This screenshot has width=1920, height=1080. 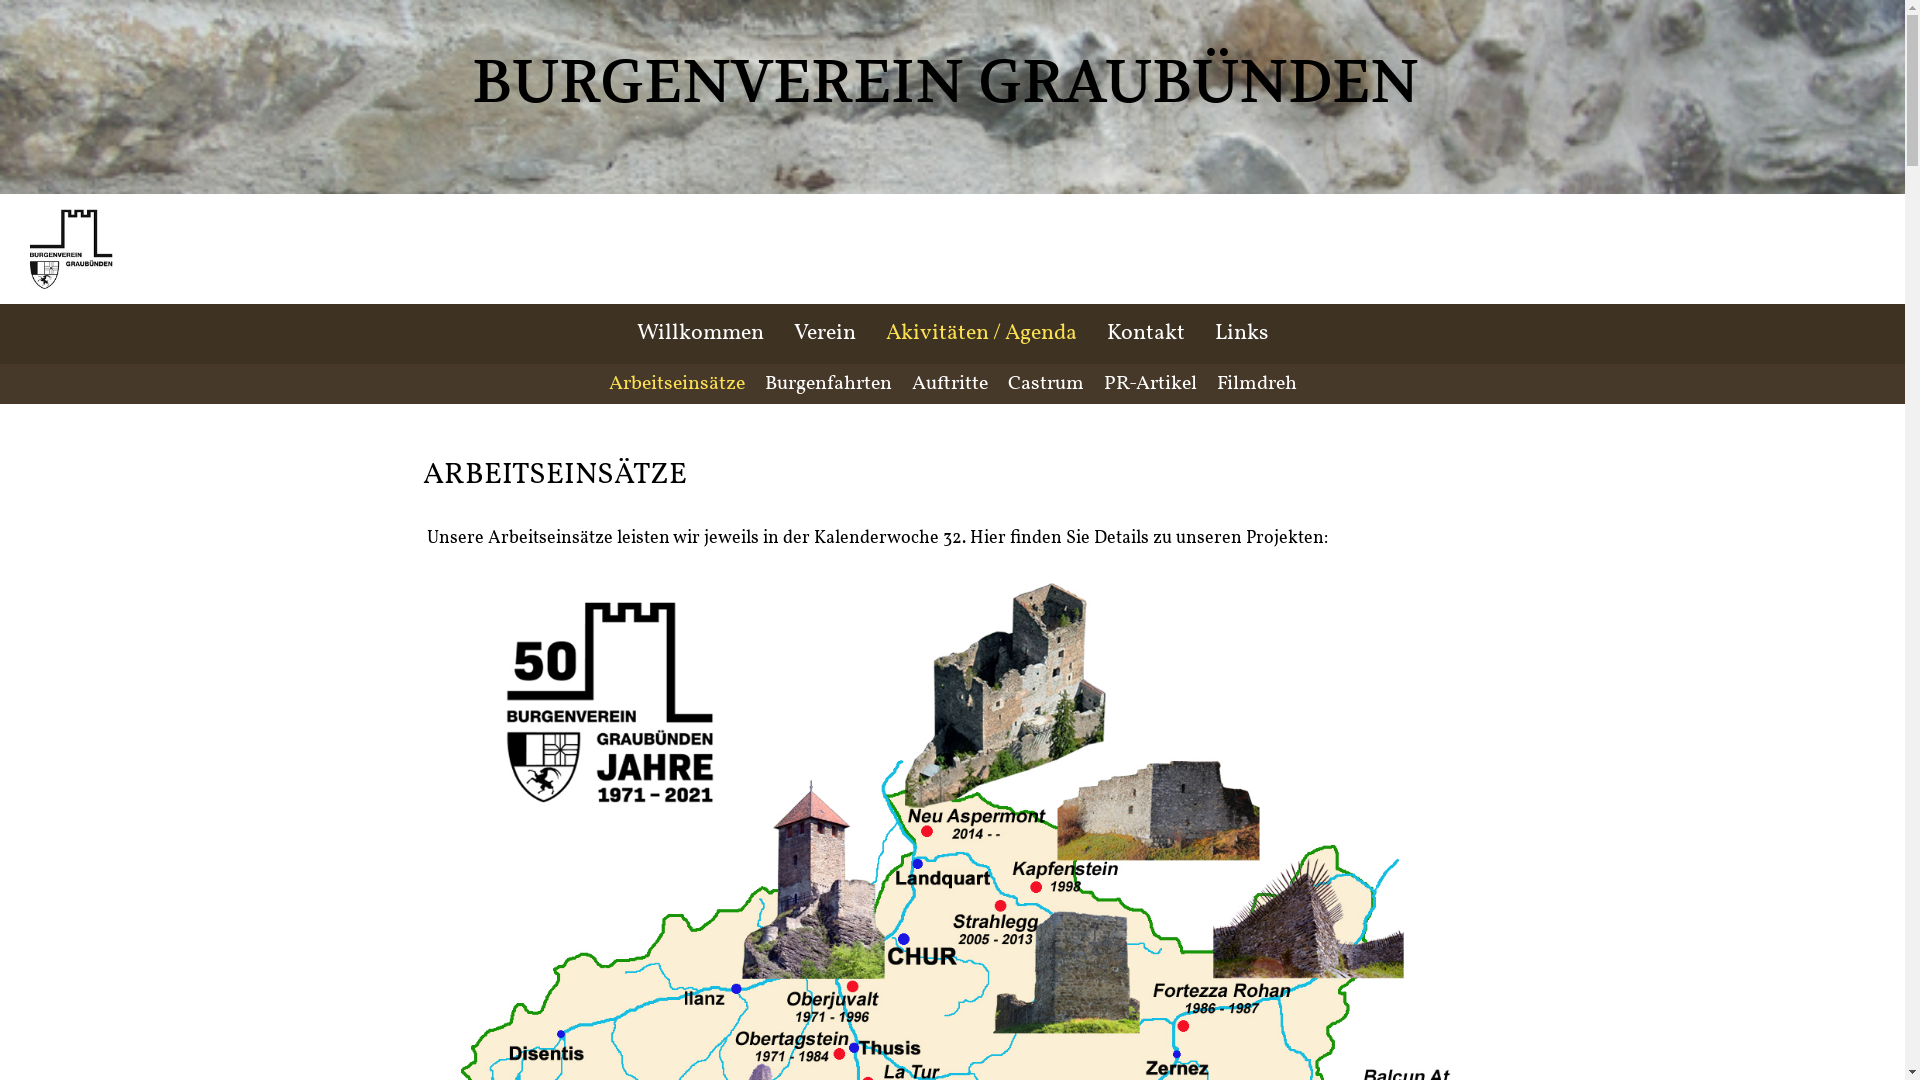 I want to click on 'Links', so click(x=1240, y=333).